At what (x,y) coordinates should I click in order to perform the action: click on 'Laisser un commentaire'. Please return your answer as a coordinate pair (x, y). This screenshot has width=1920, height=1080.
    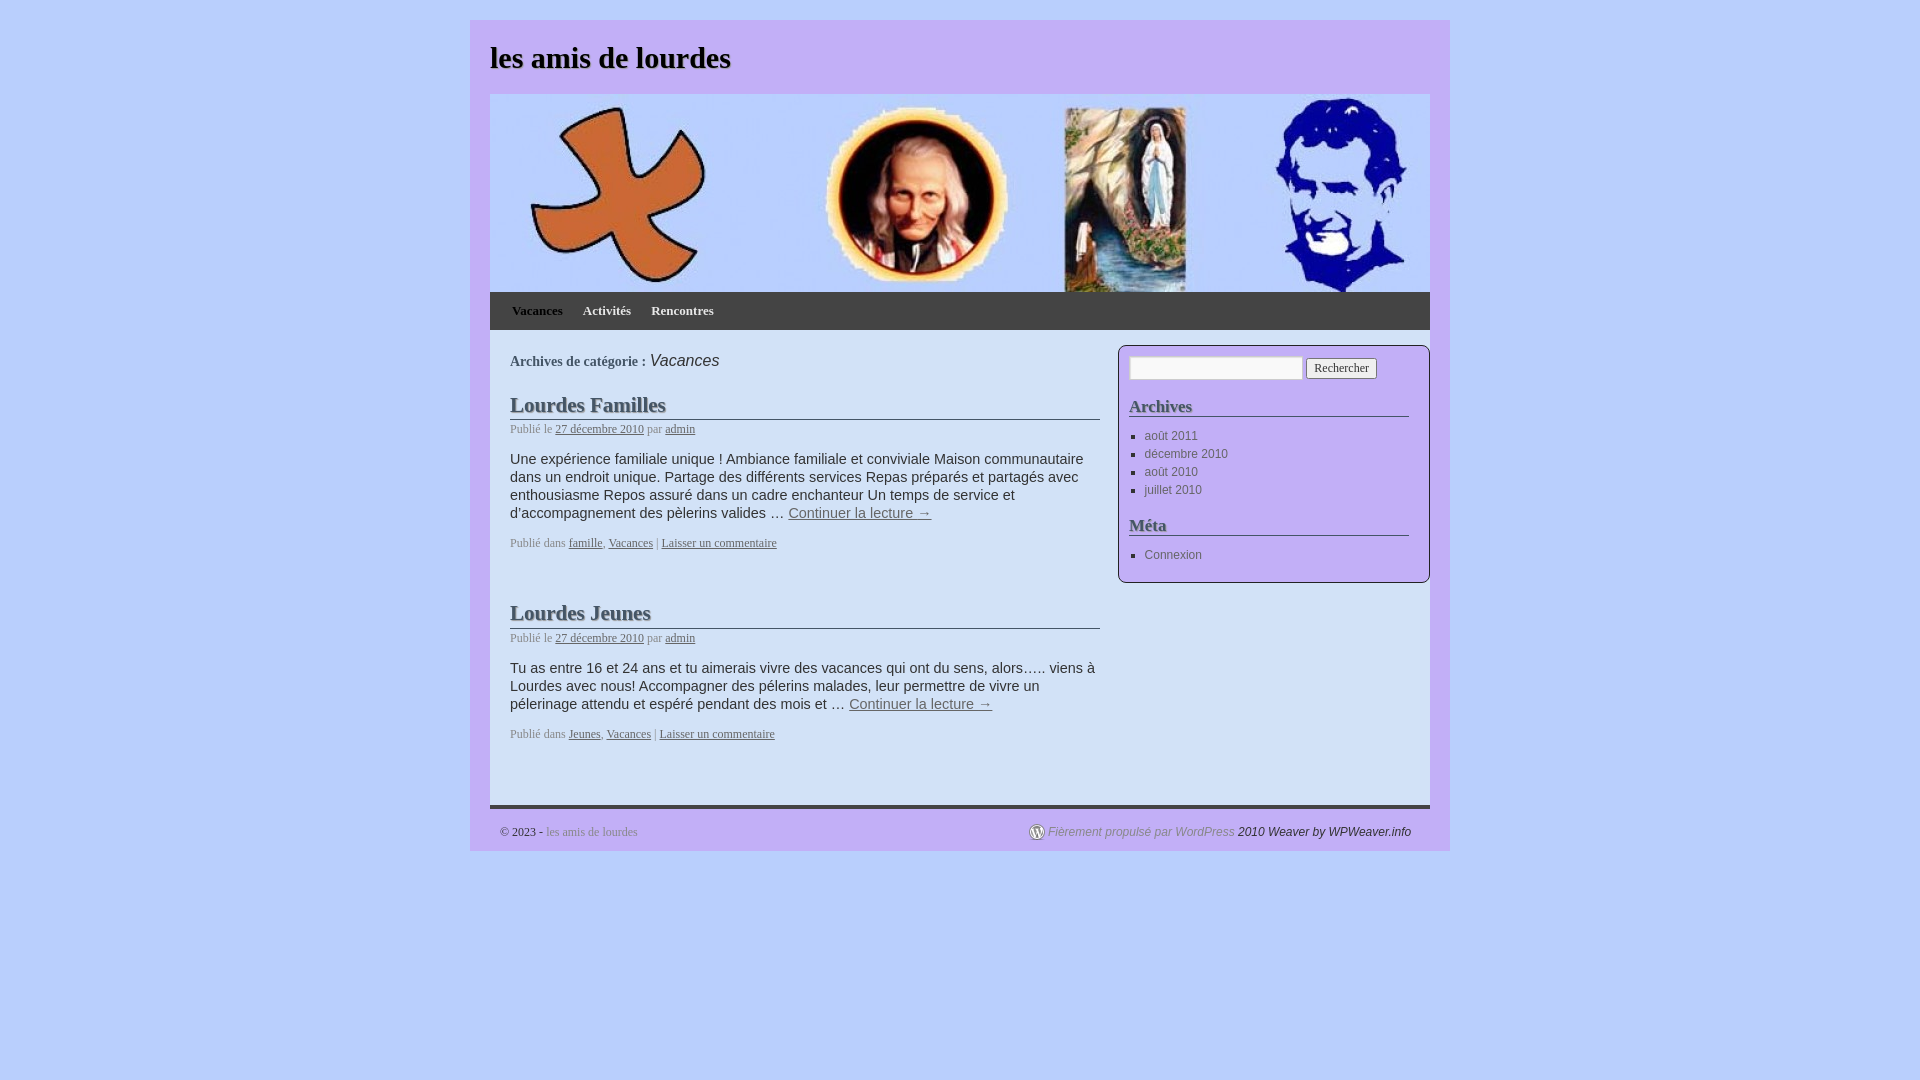
    Looking at the image, I should click on (719, 543).